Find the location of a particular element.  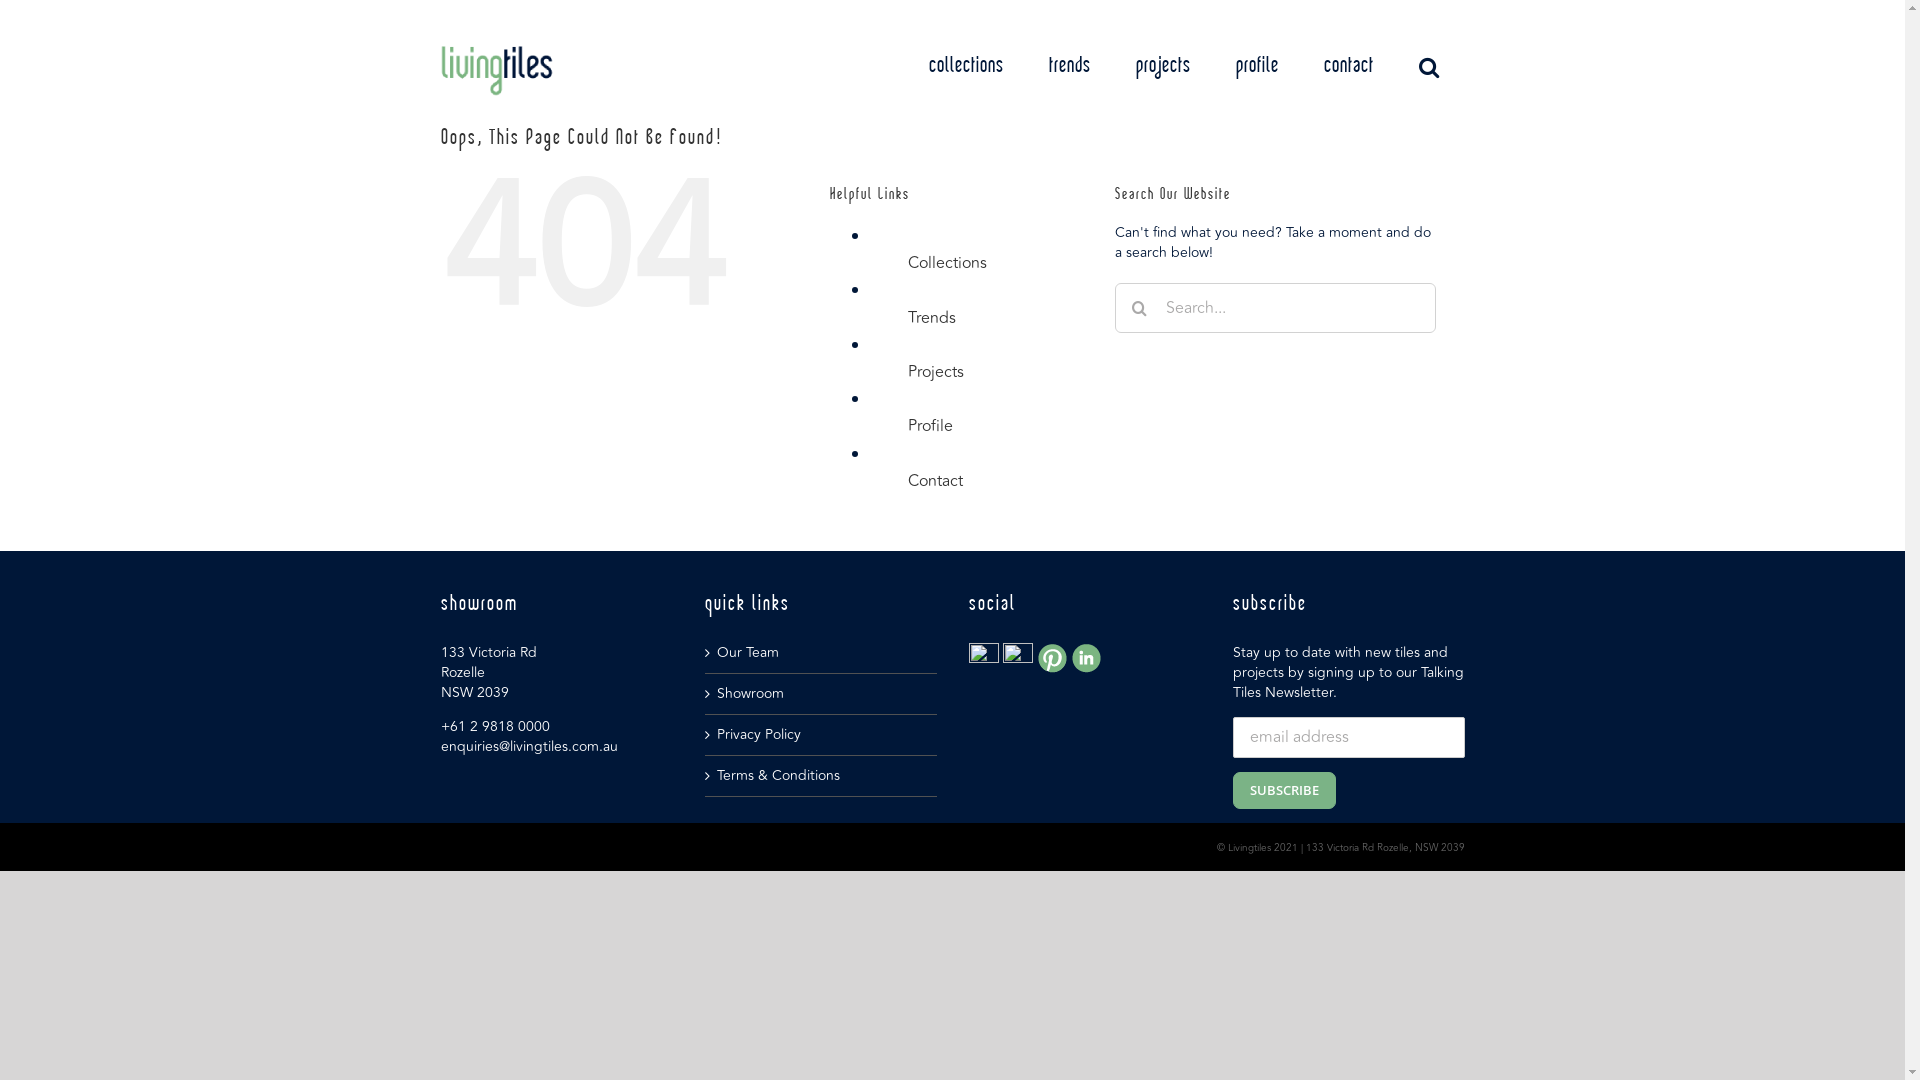

'133 Victoria Rd is located at coordinates (488, 672).